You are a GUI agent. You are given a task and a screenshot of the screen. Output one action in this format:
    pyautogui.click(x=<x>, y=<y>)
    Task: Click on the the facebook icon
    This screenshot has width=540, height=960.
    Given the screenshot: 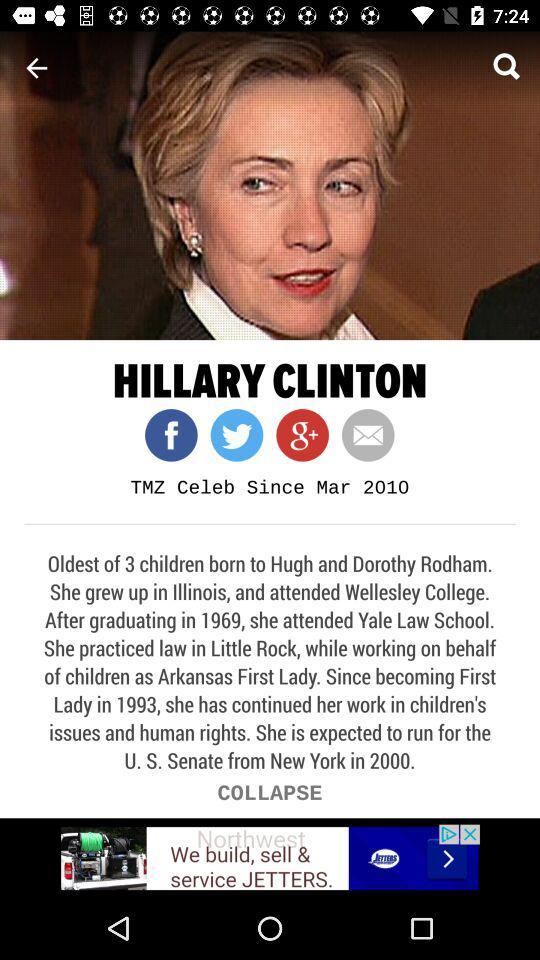 What is the action you would take?
    pyautogui.click(x=171, y=435)
    